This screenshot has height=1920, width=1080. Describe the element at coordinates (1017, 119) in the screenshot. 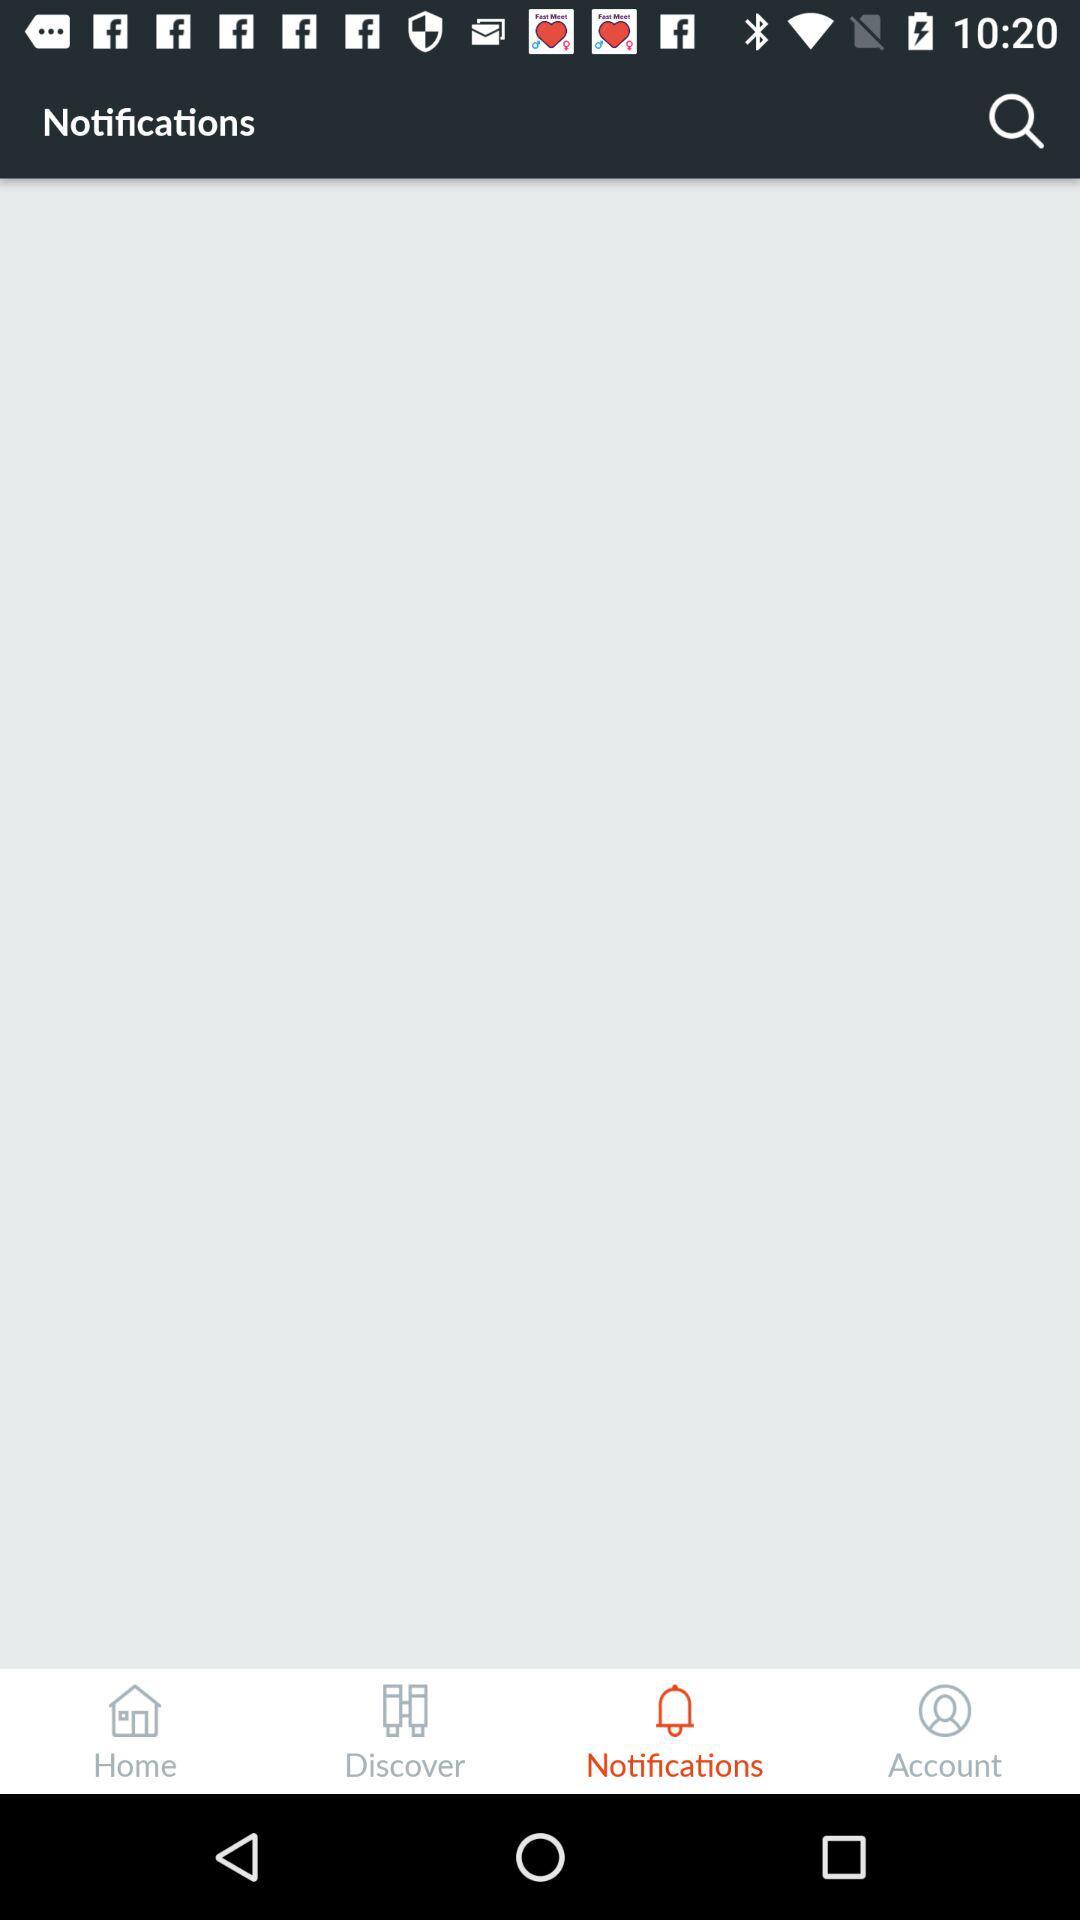

I see `icon next to the notifications item` at that location.